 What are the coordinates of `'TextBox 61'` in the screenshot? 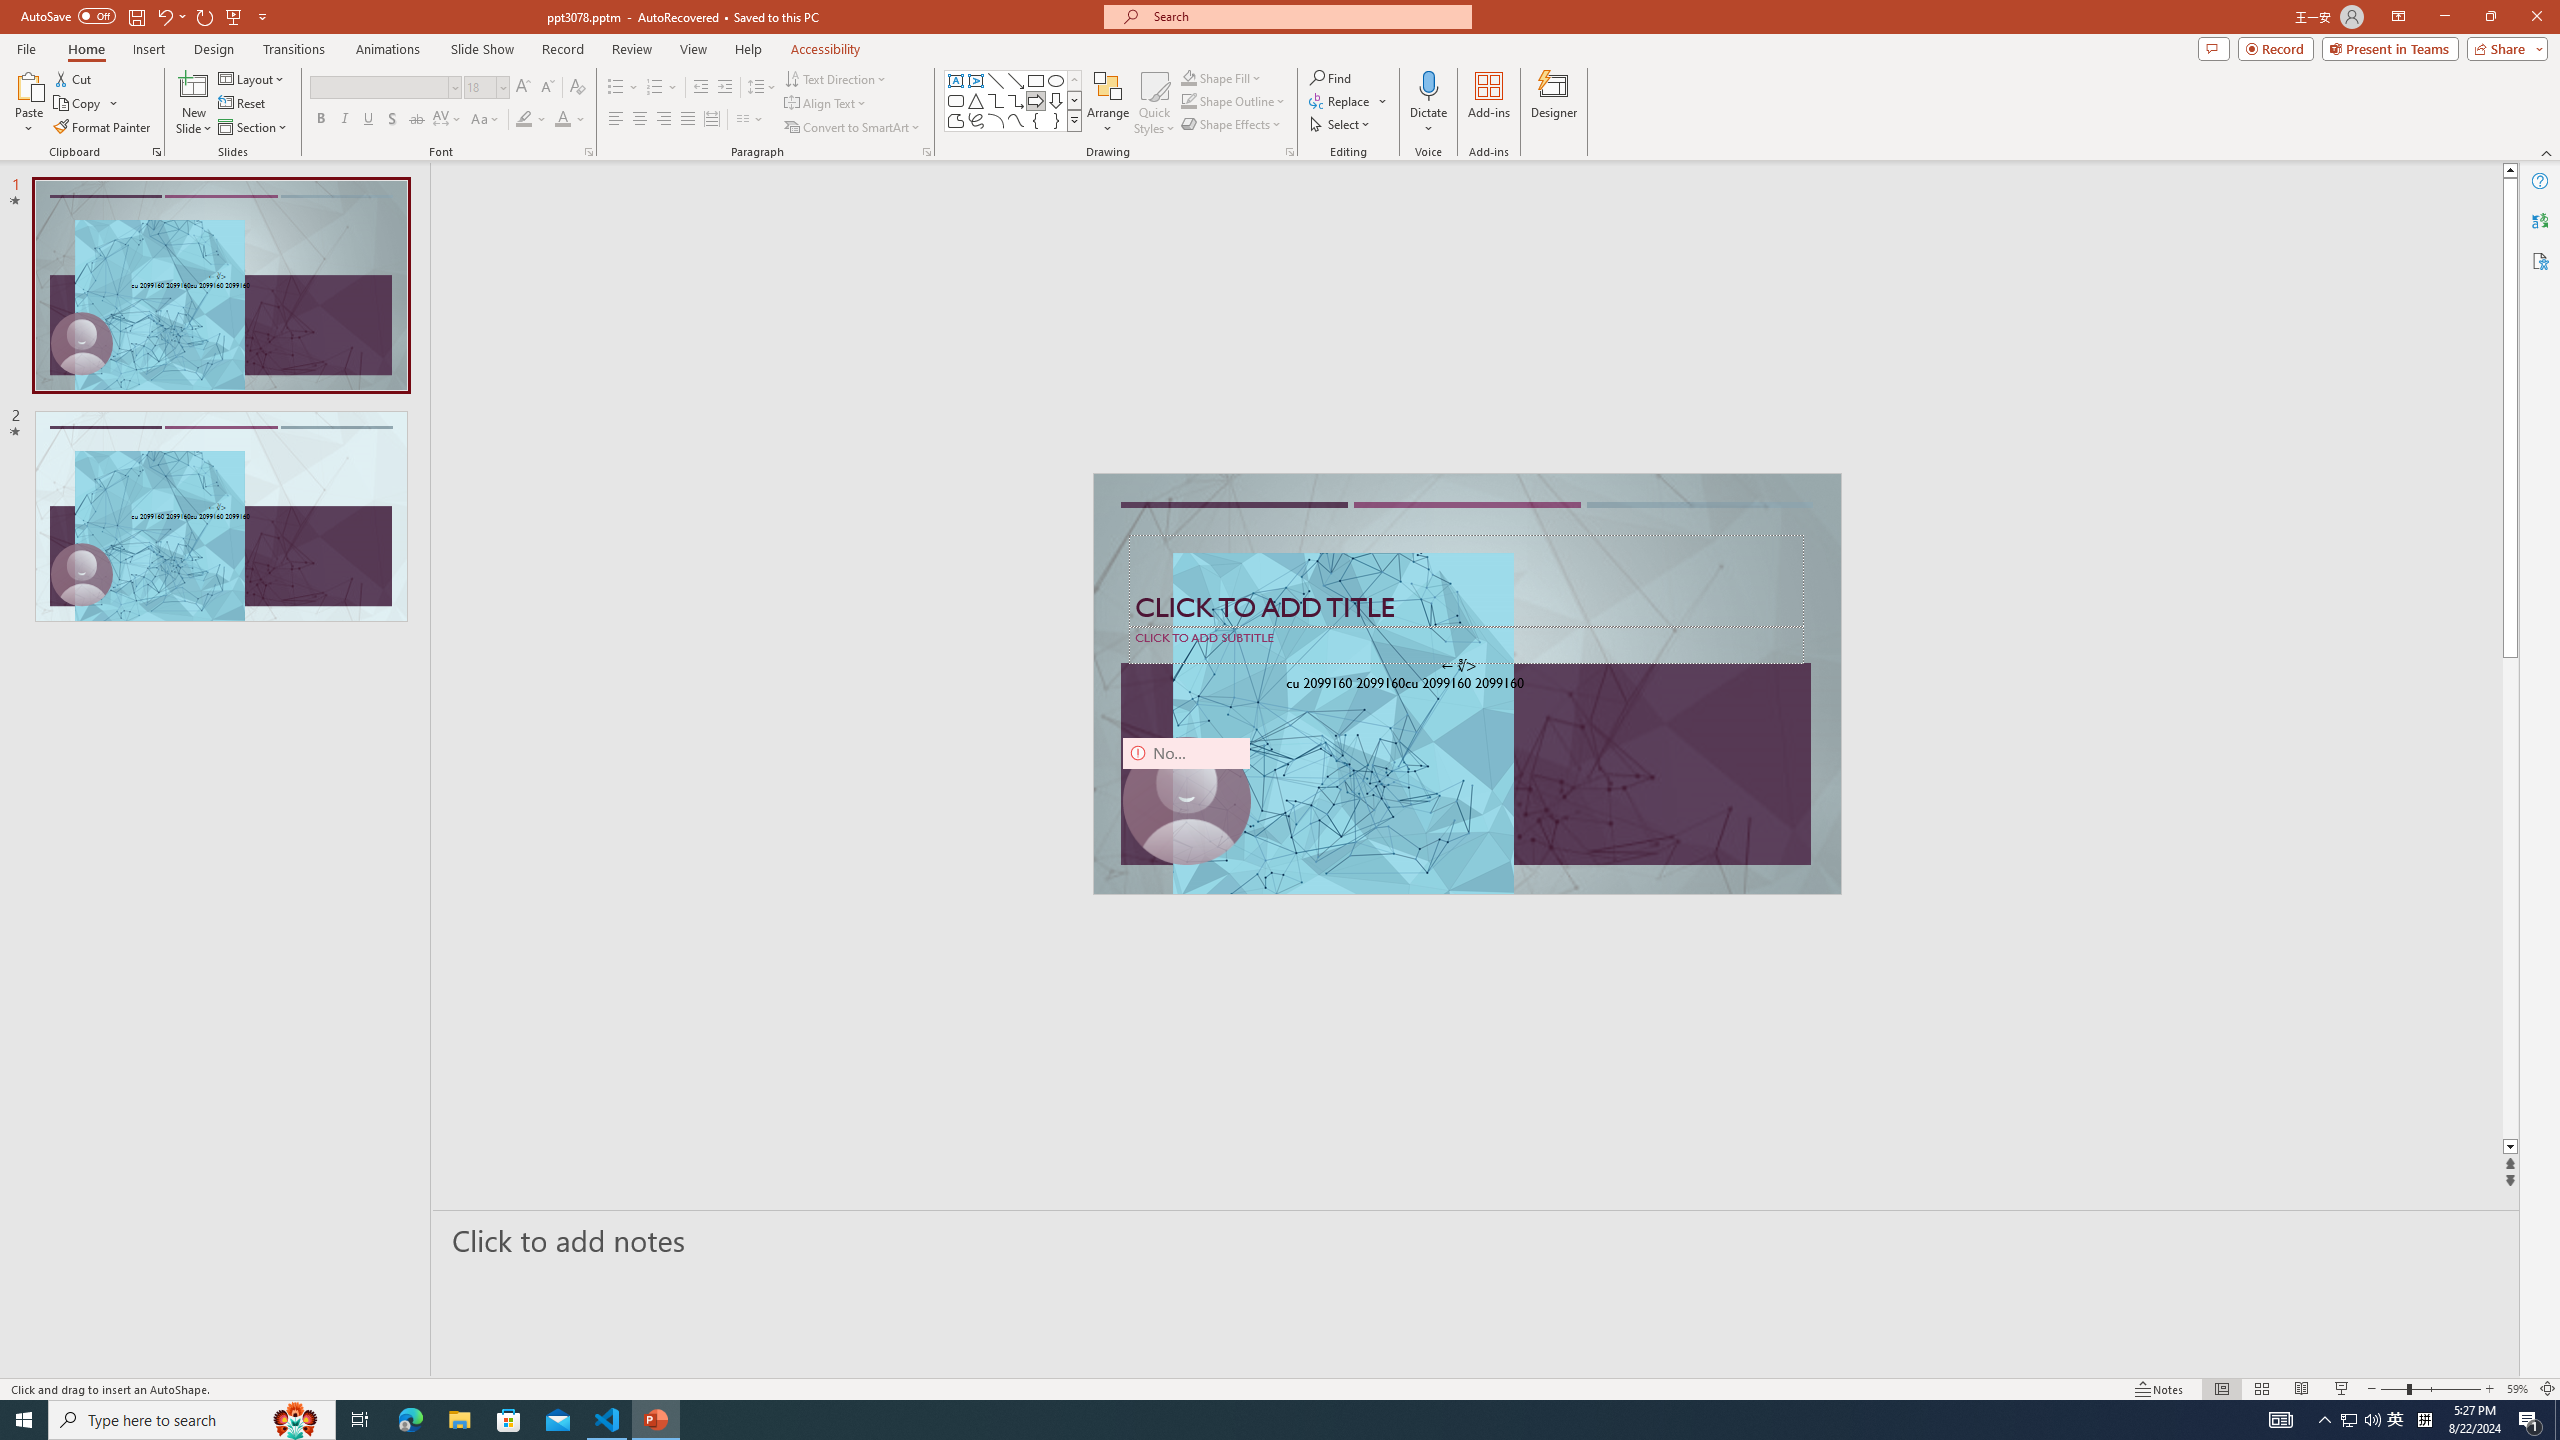 It's located at (1464, 685).